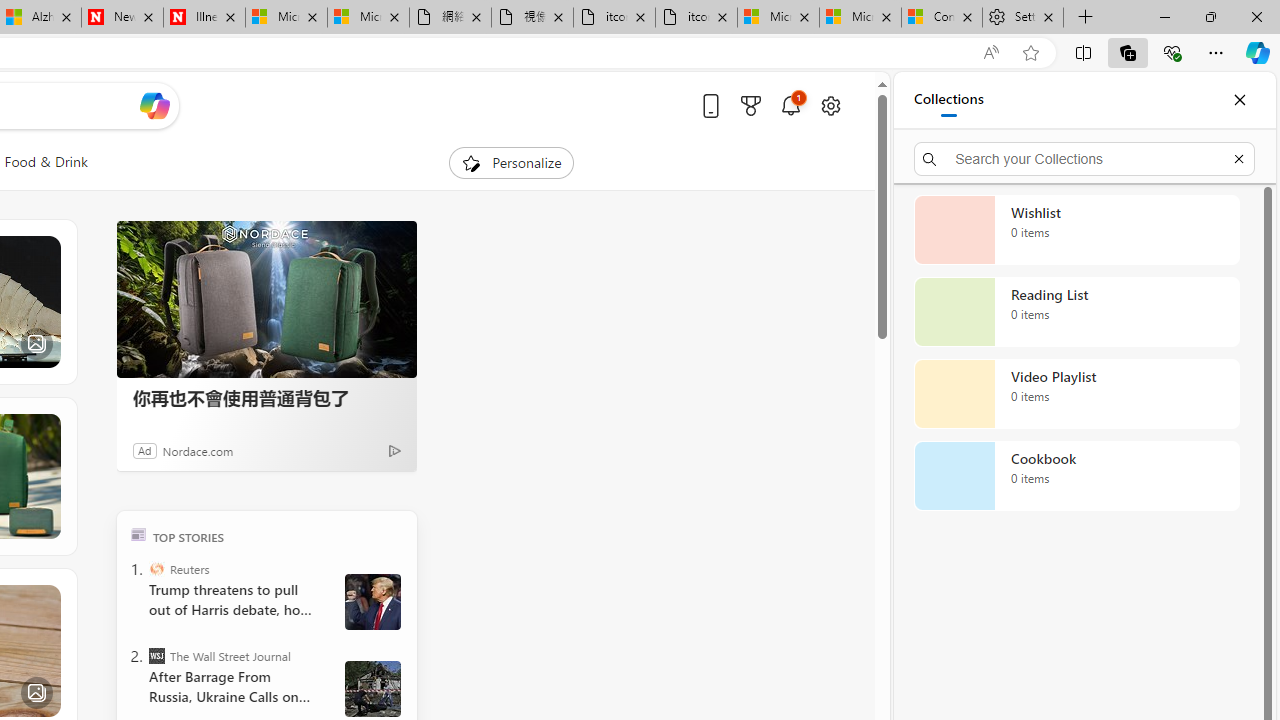  Describe the element at coordinates (204, 17) in the screenshot. I see `'Illness news & latest pictures from Newsweek.com'` at that location.